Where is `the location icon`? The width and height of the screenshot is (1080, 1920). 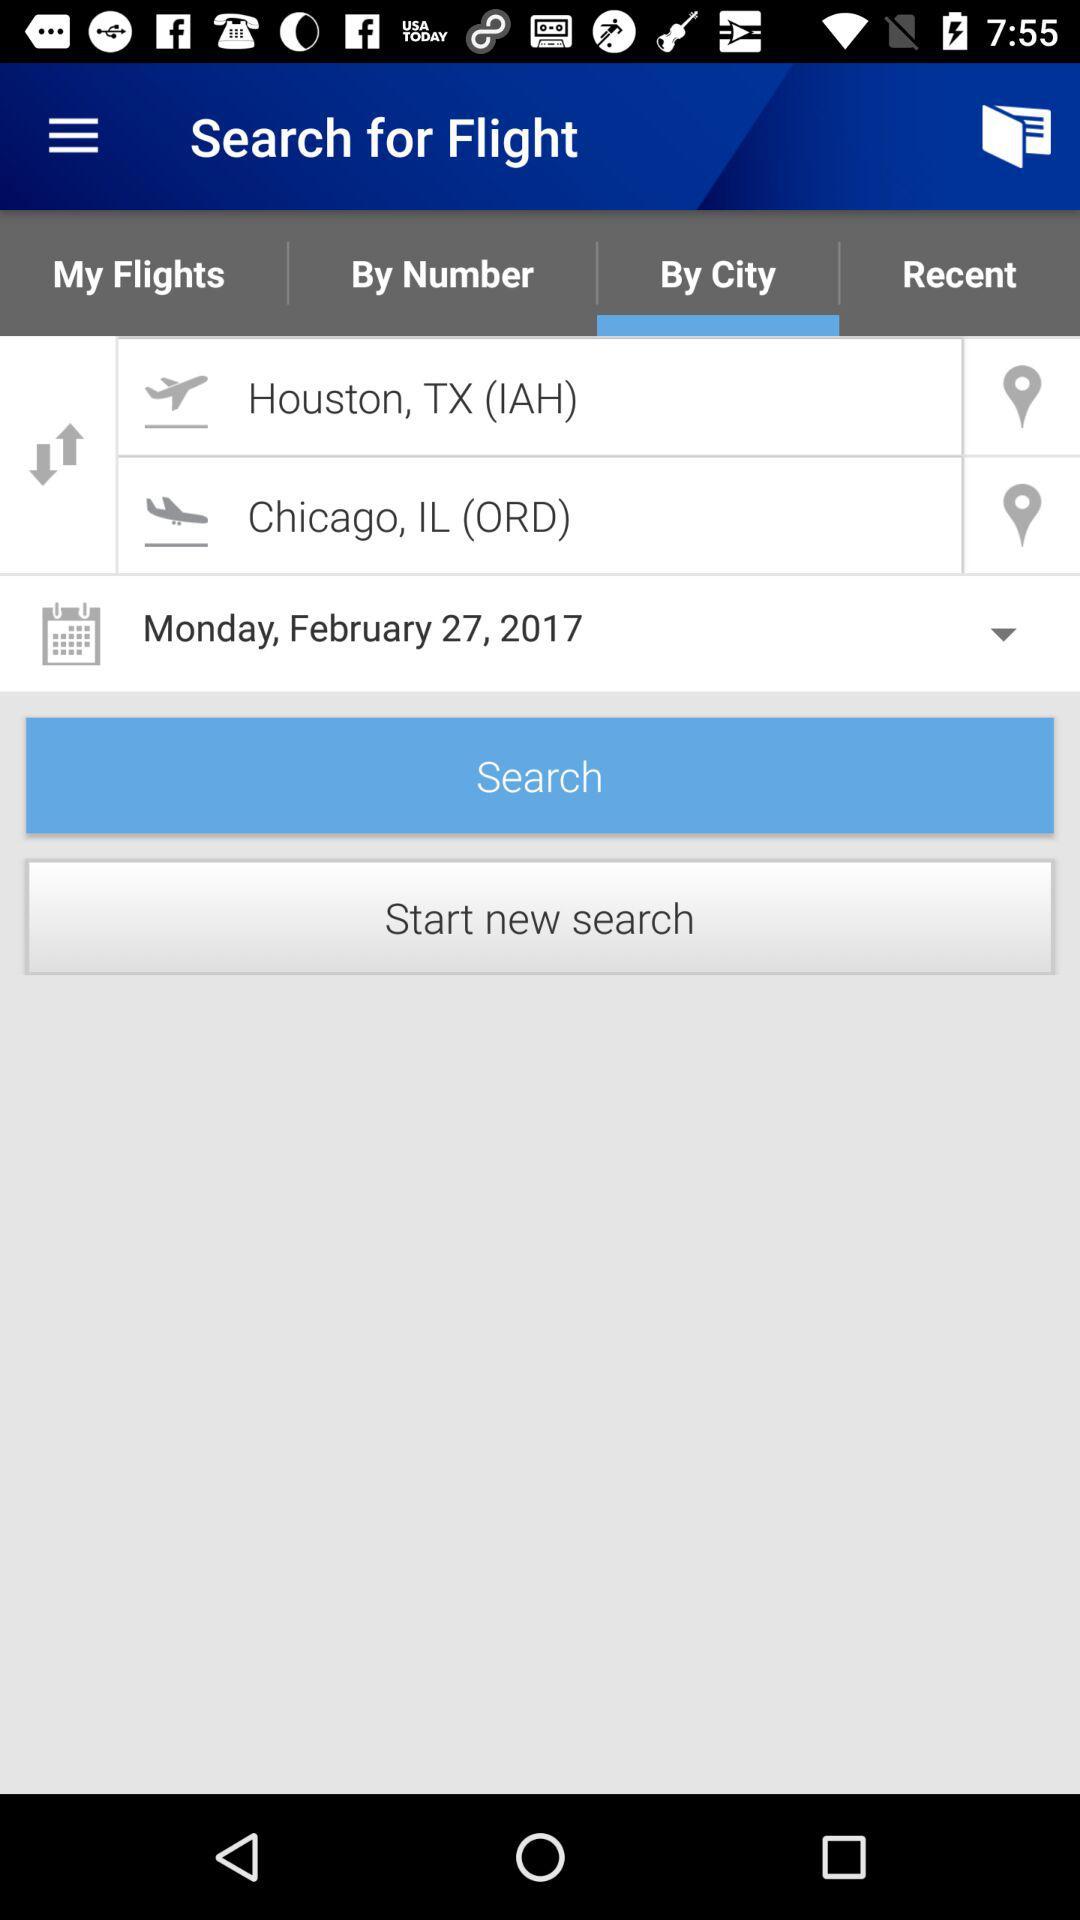 the location icon is located at coordinates (1022, 515).